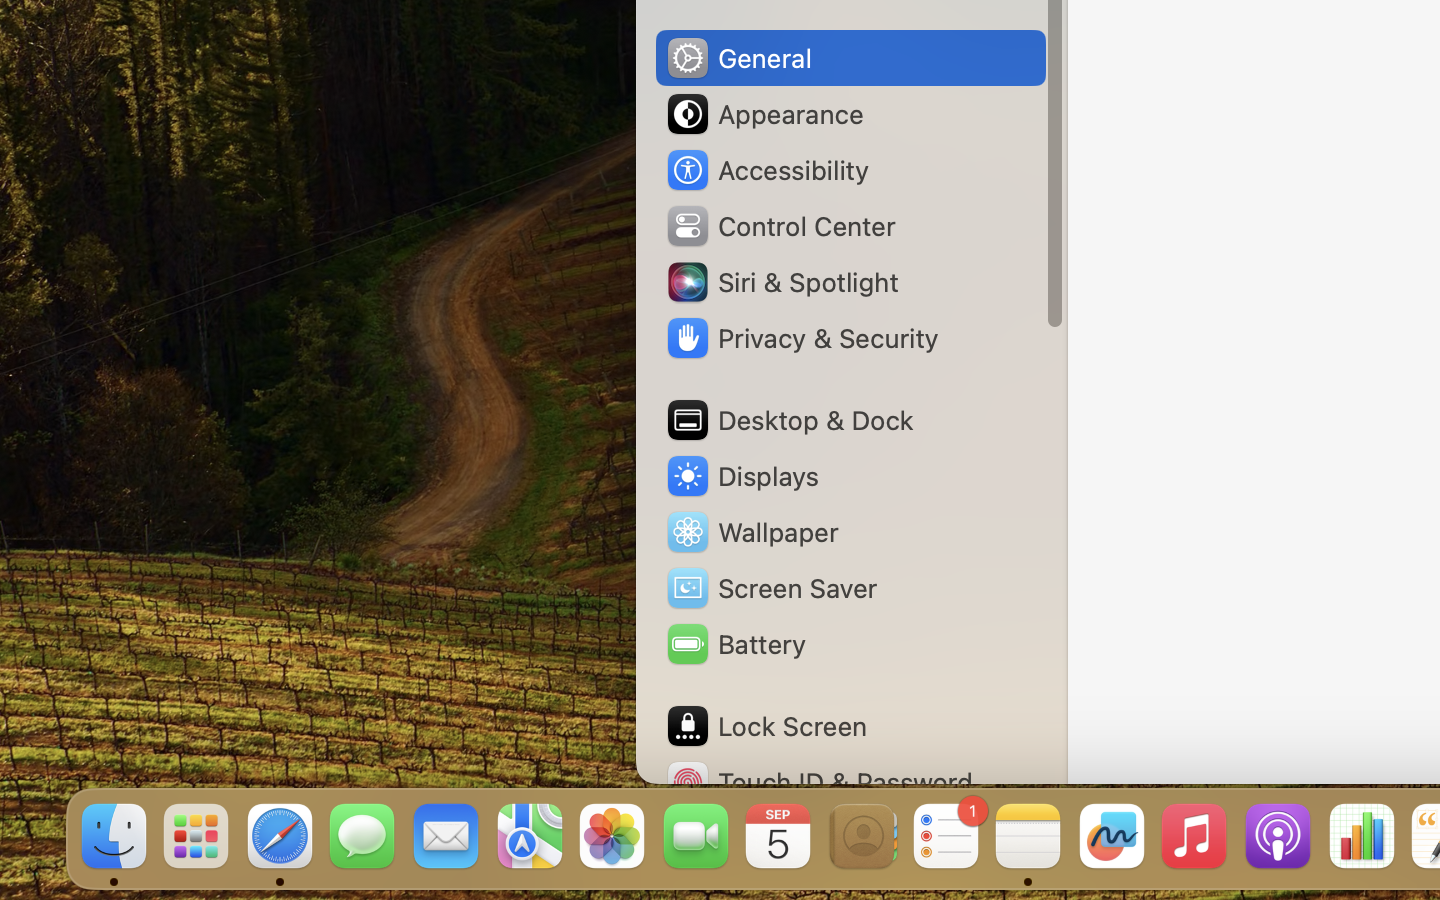  I want to click on 'Displays', so click(741, 475).